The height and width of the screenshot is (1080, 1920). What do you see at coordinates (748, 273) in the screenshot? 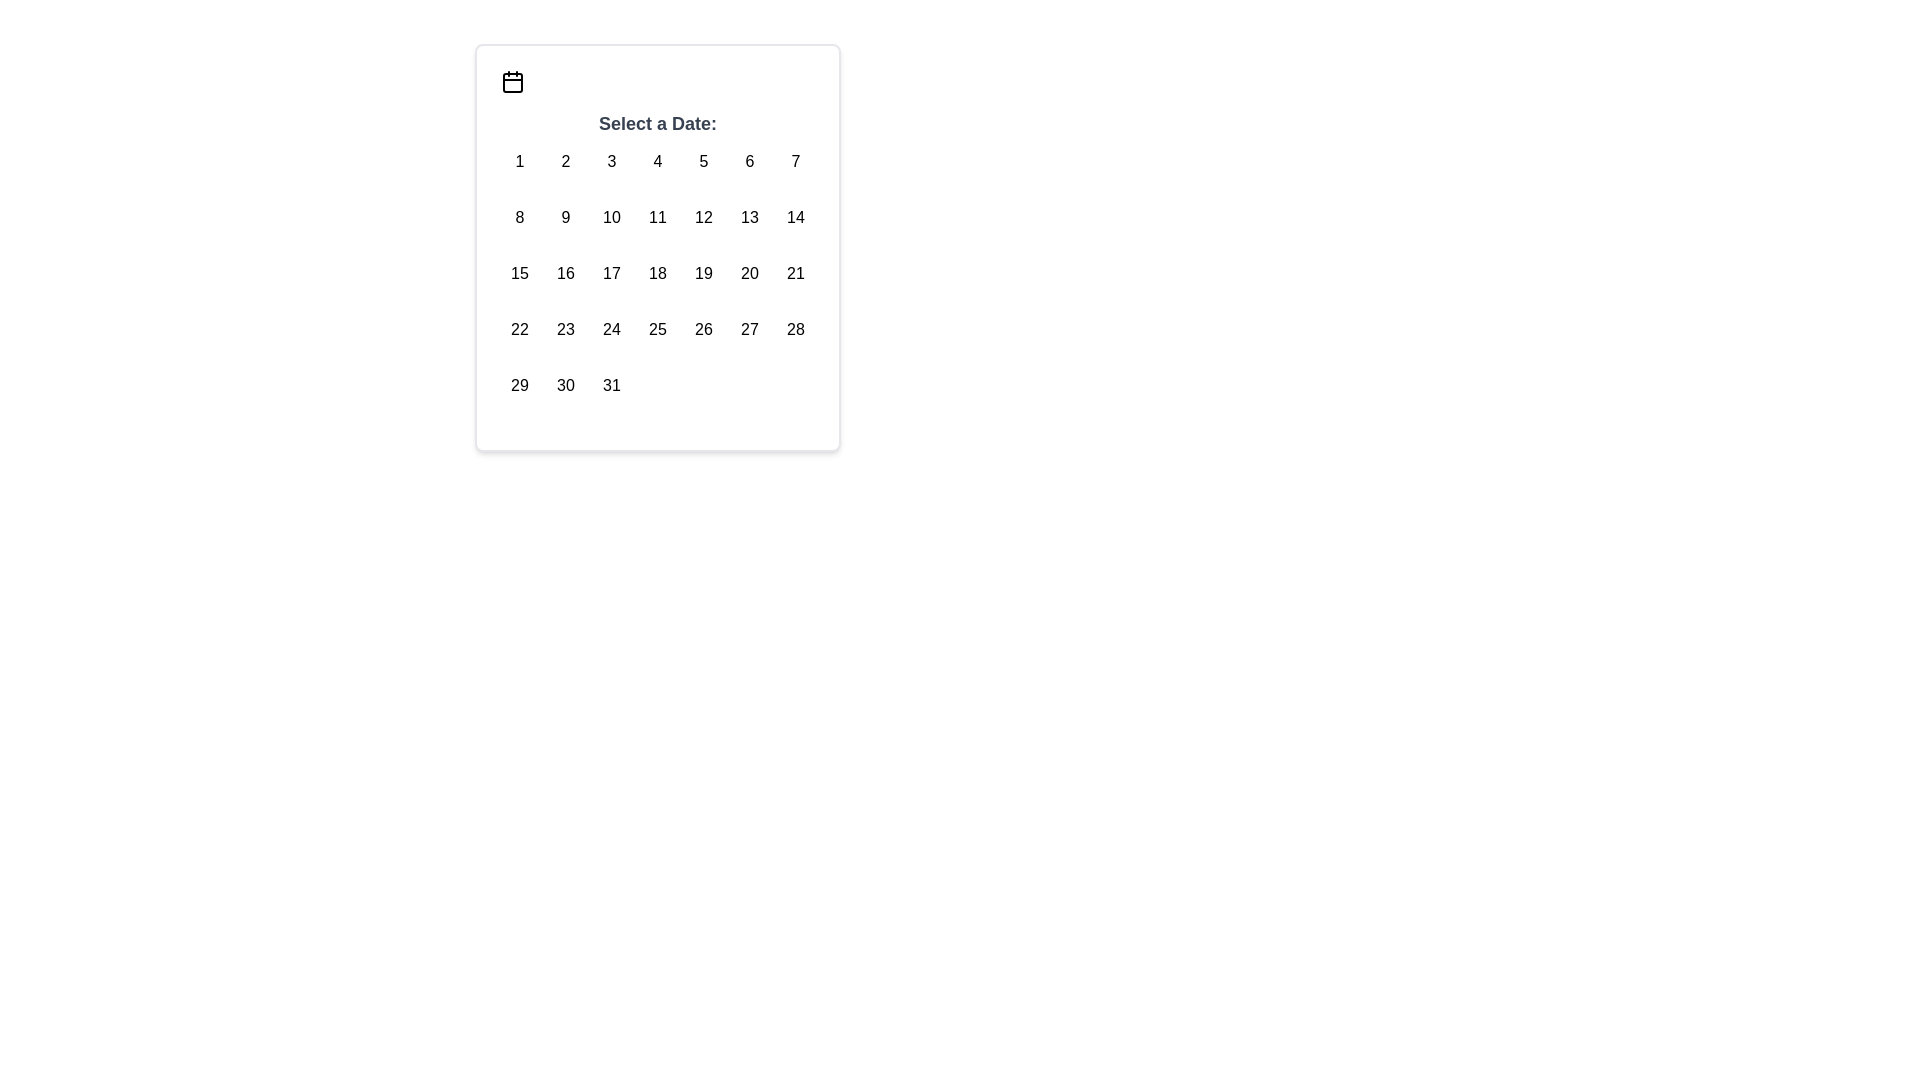
I see `the date selection button for '20' in the calendar interface` at bounding box center [748, 273].